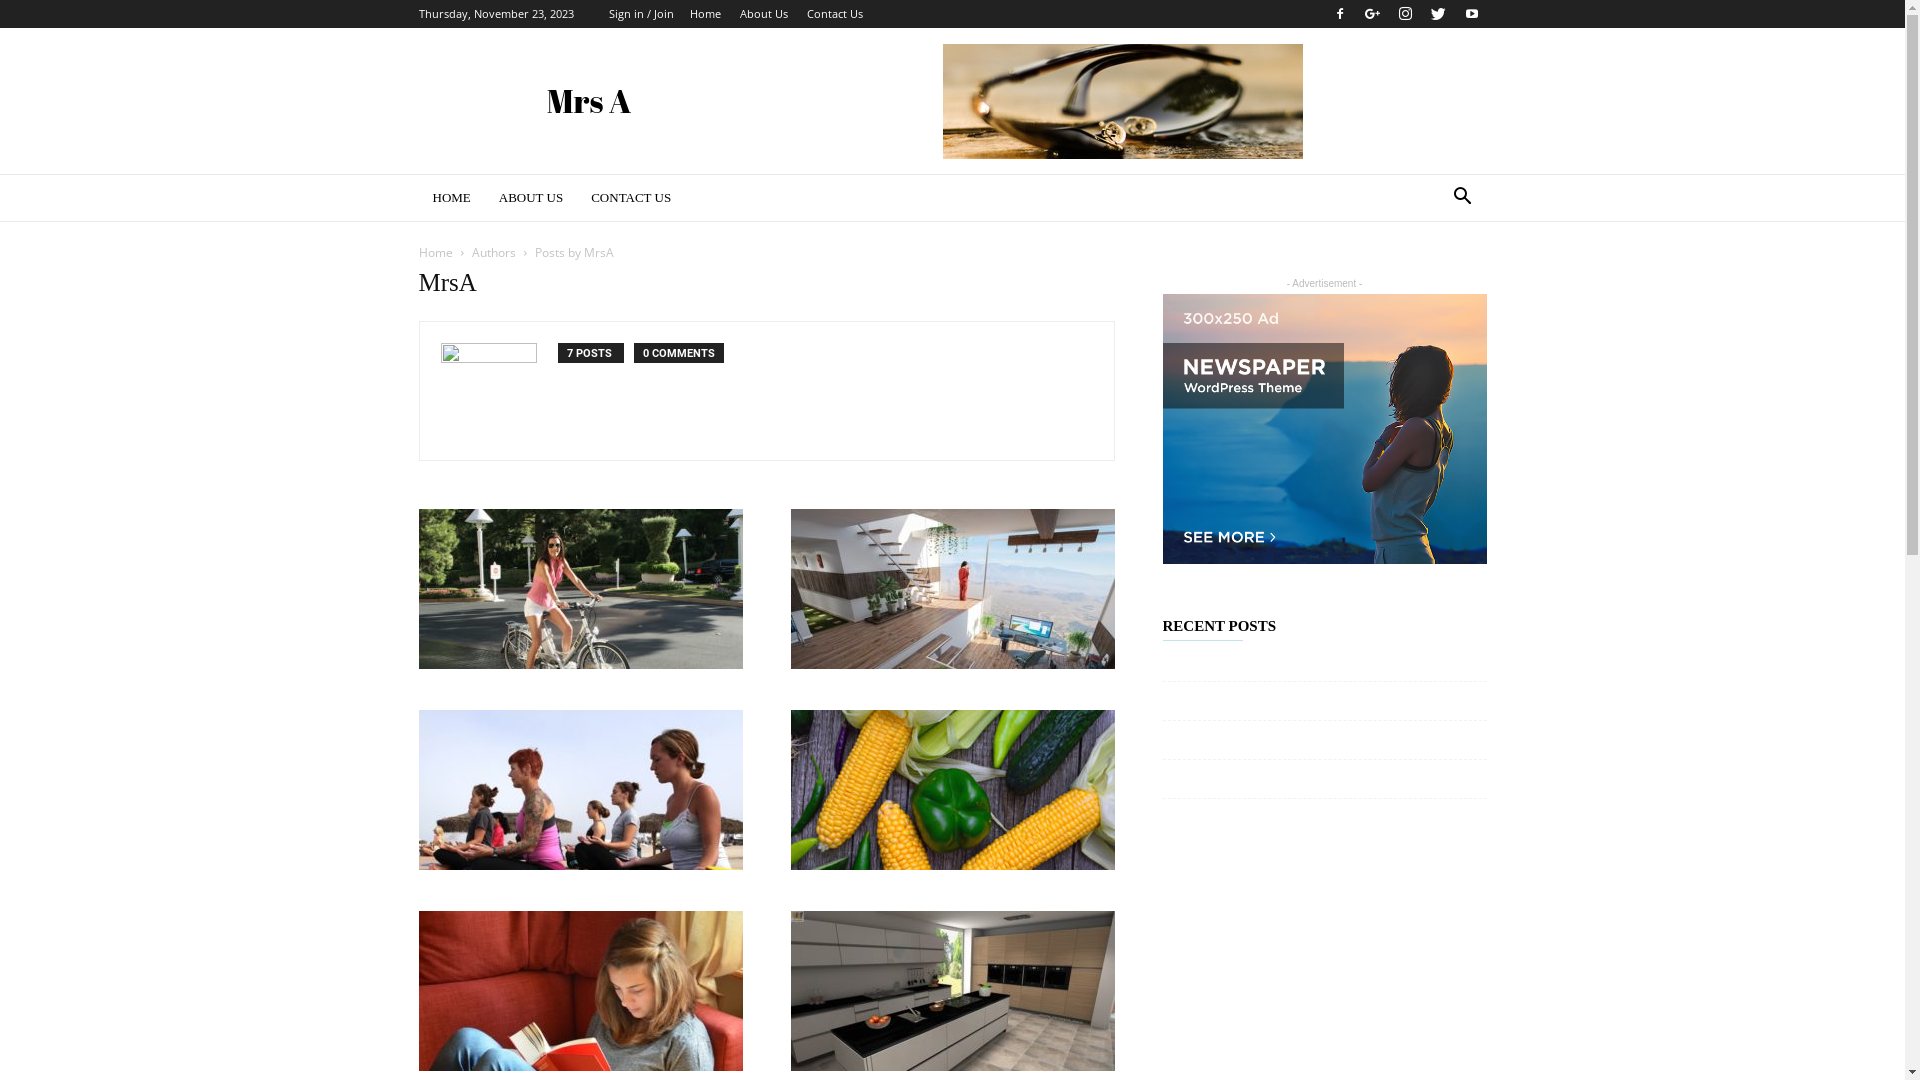  I want to click on 'Home', so click(705, 13).